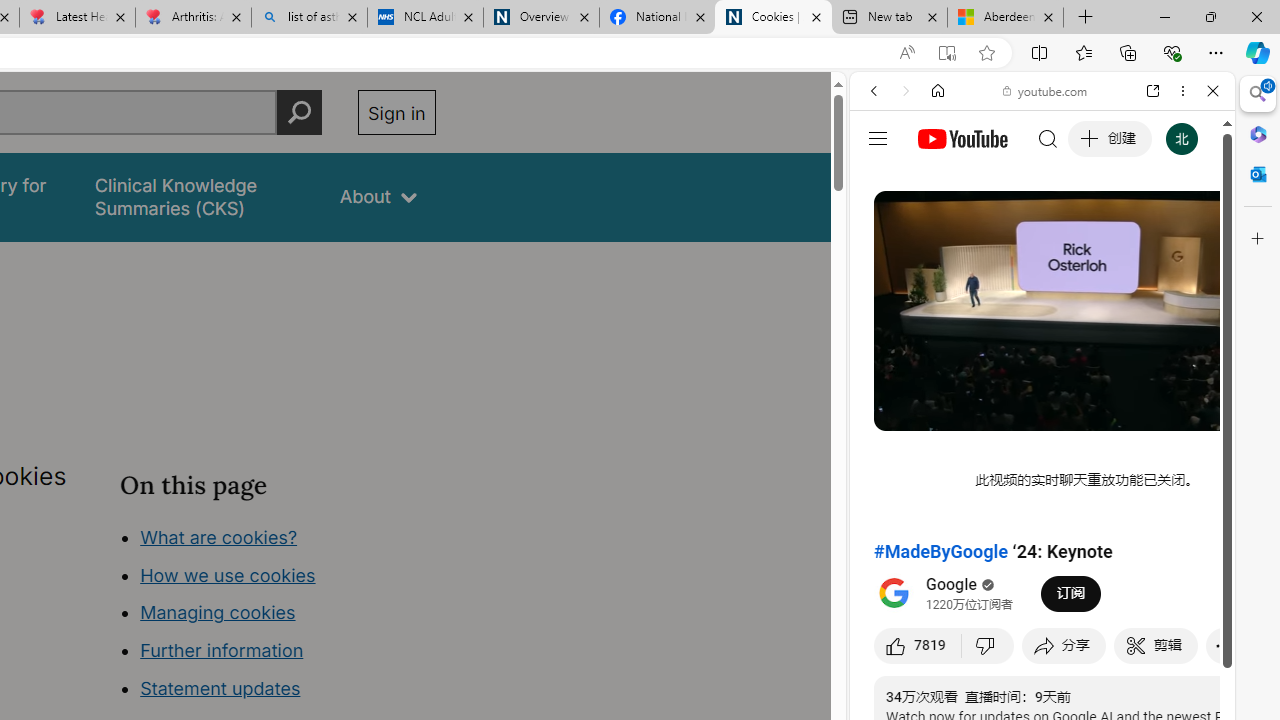 Image resolution: width=1280 pixels, height=720 pixels. I want to click on 'SEARCH TOOLS', so click(1092, 227).